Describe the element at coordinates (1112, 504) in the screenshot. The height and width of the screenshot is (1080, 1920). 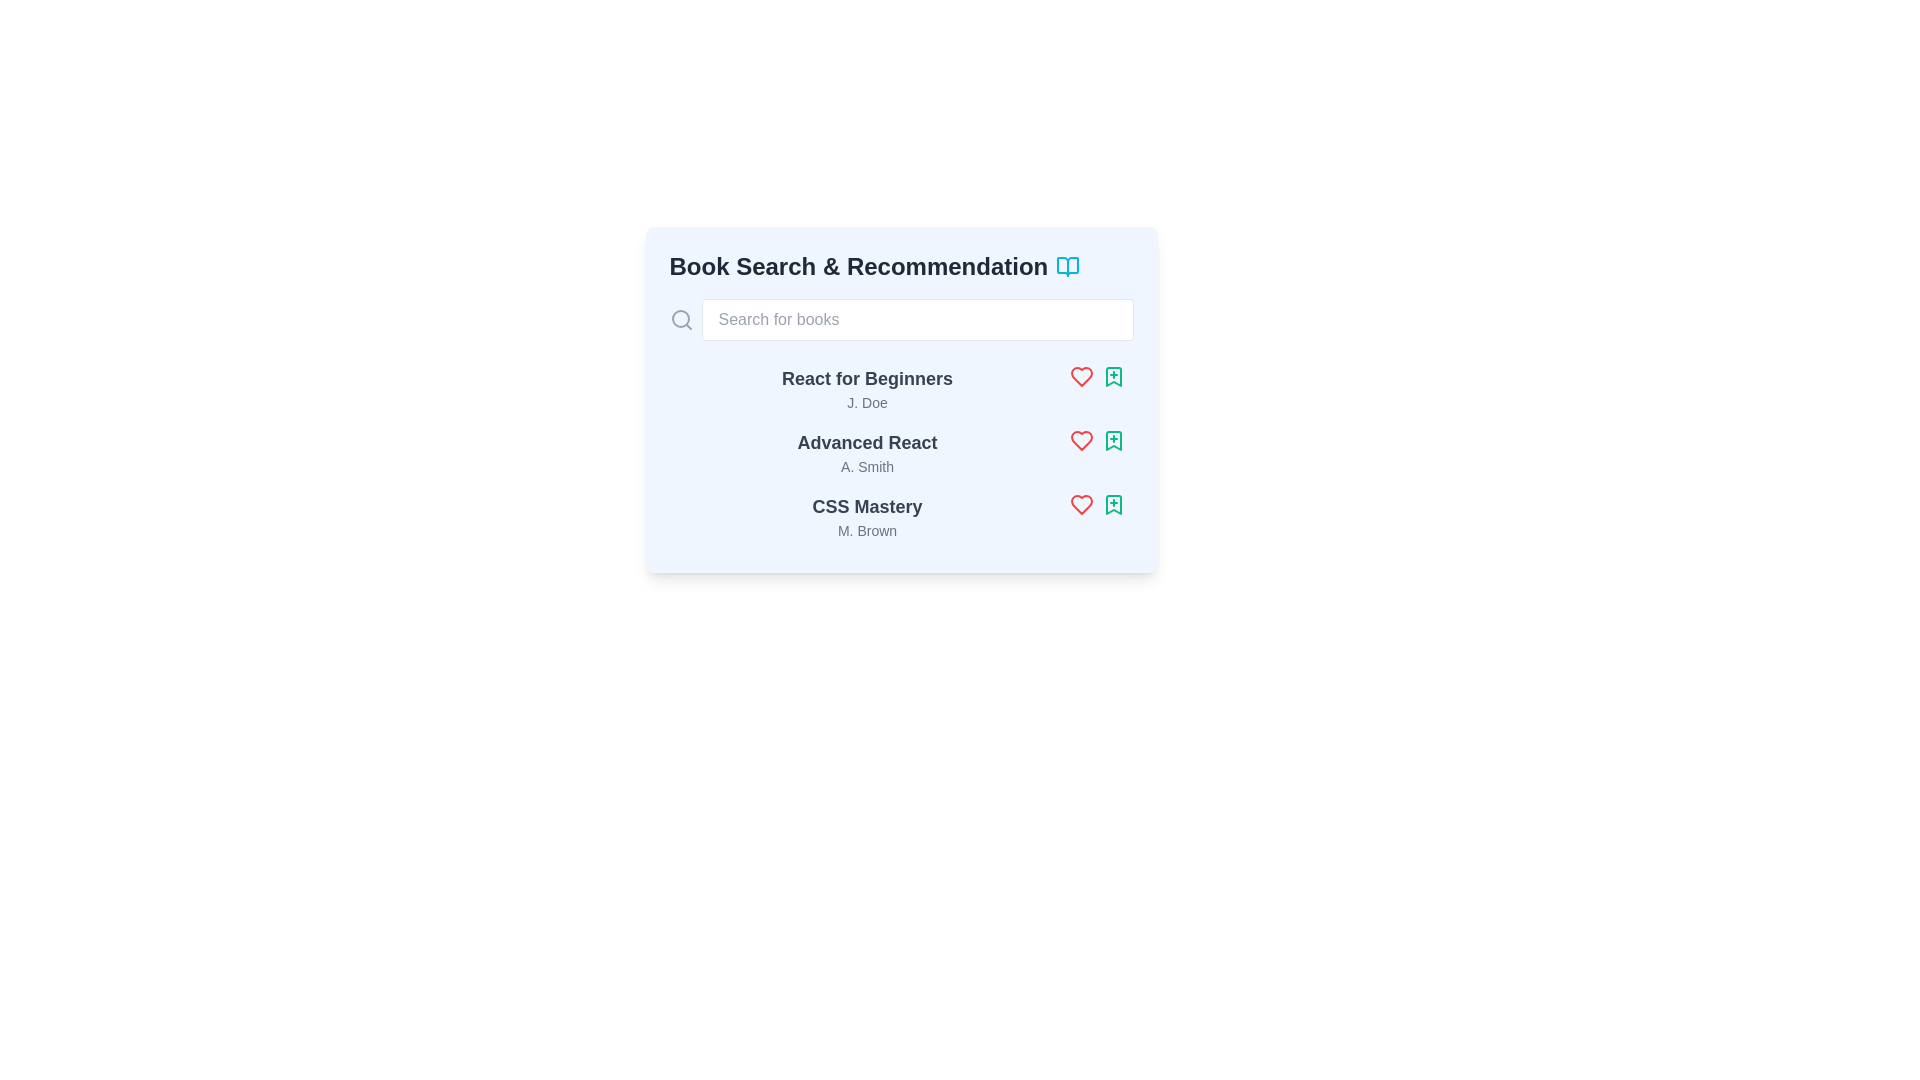
I see `the bookmark button (icon button) located at the far-right of the row for the book titled 'CSS Mastery' to bookmark the item` at that location.